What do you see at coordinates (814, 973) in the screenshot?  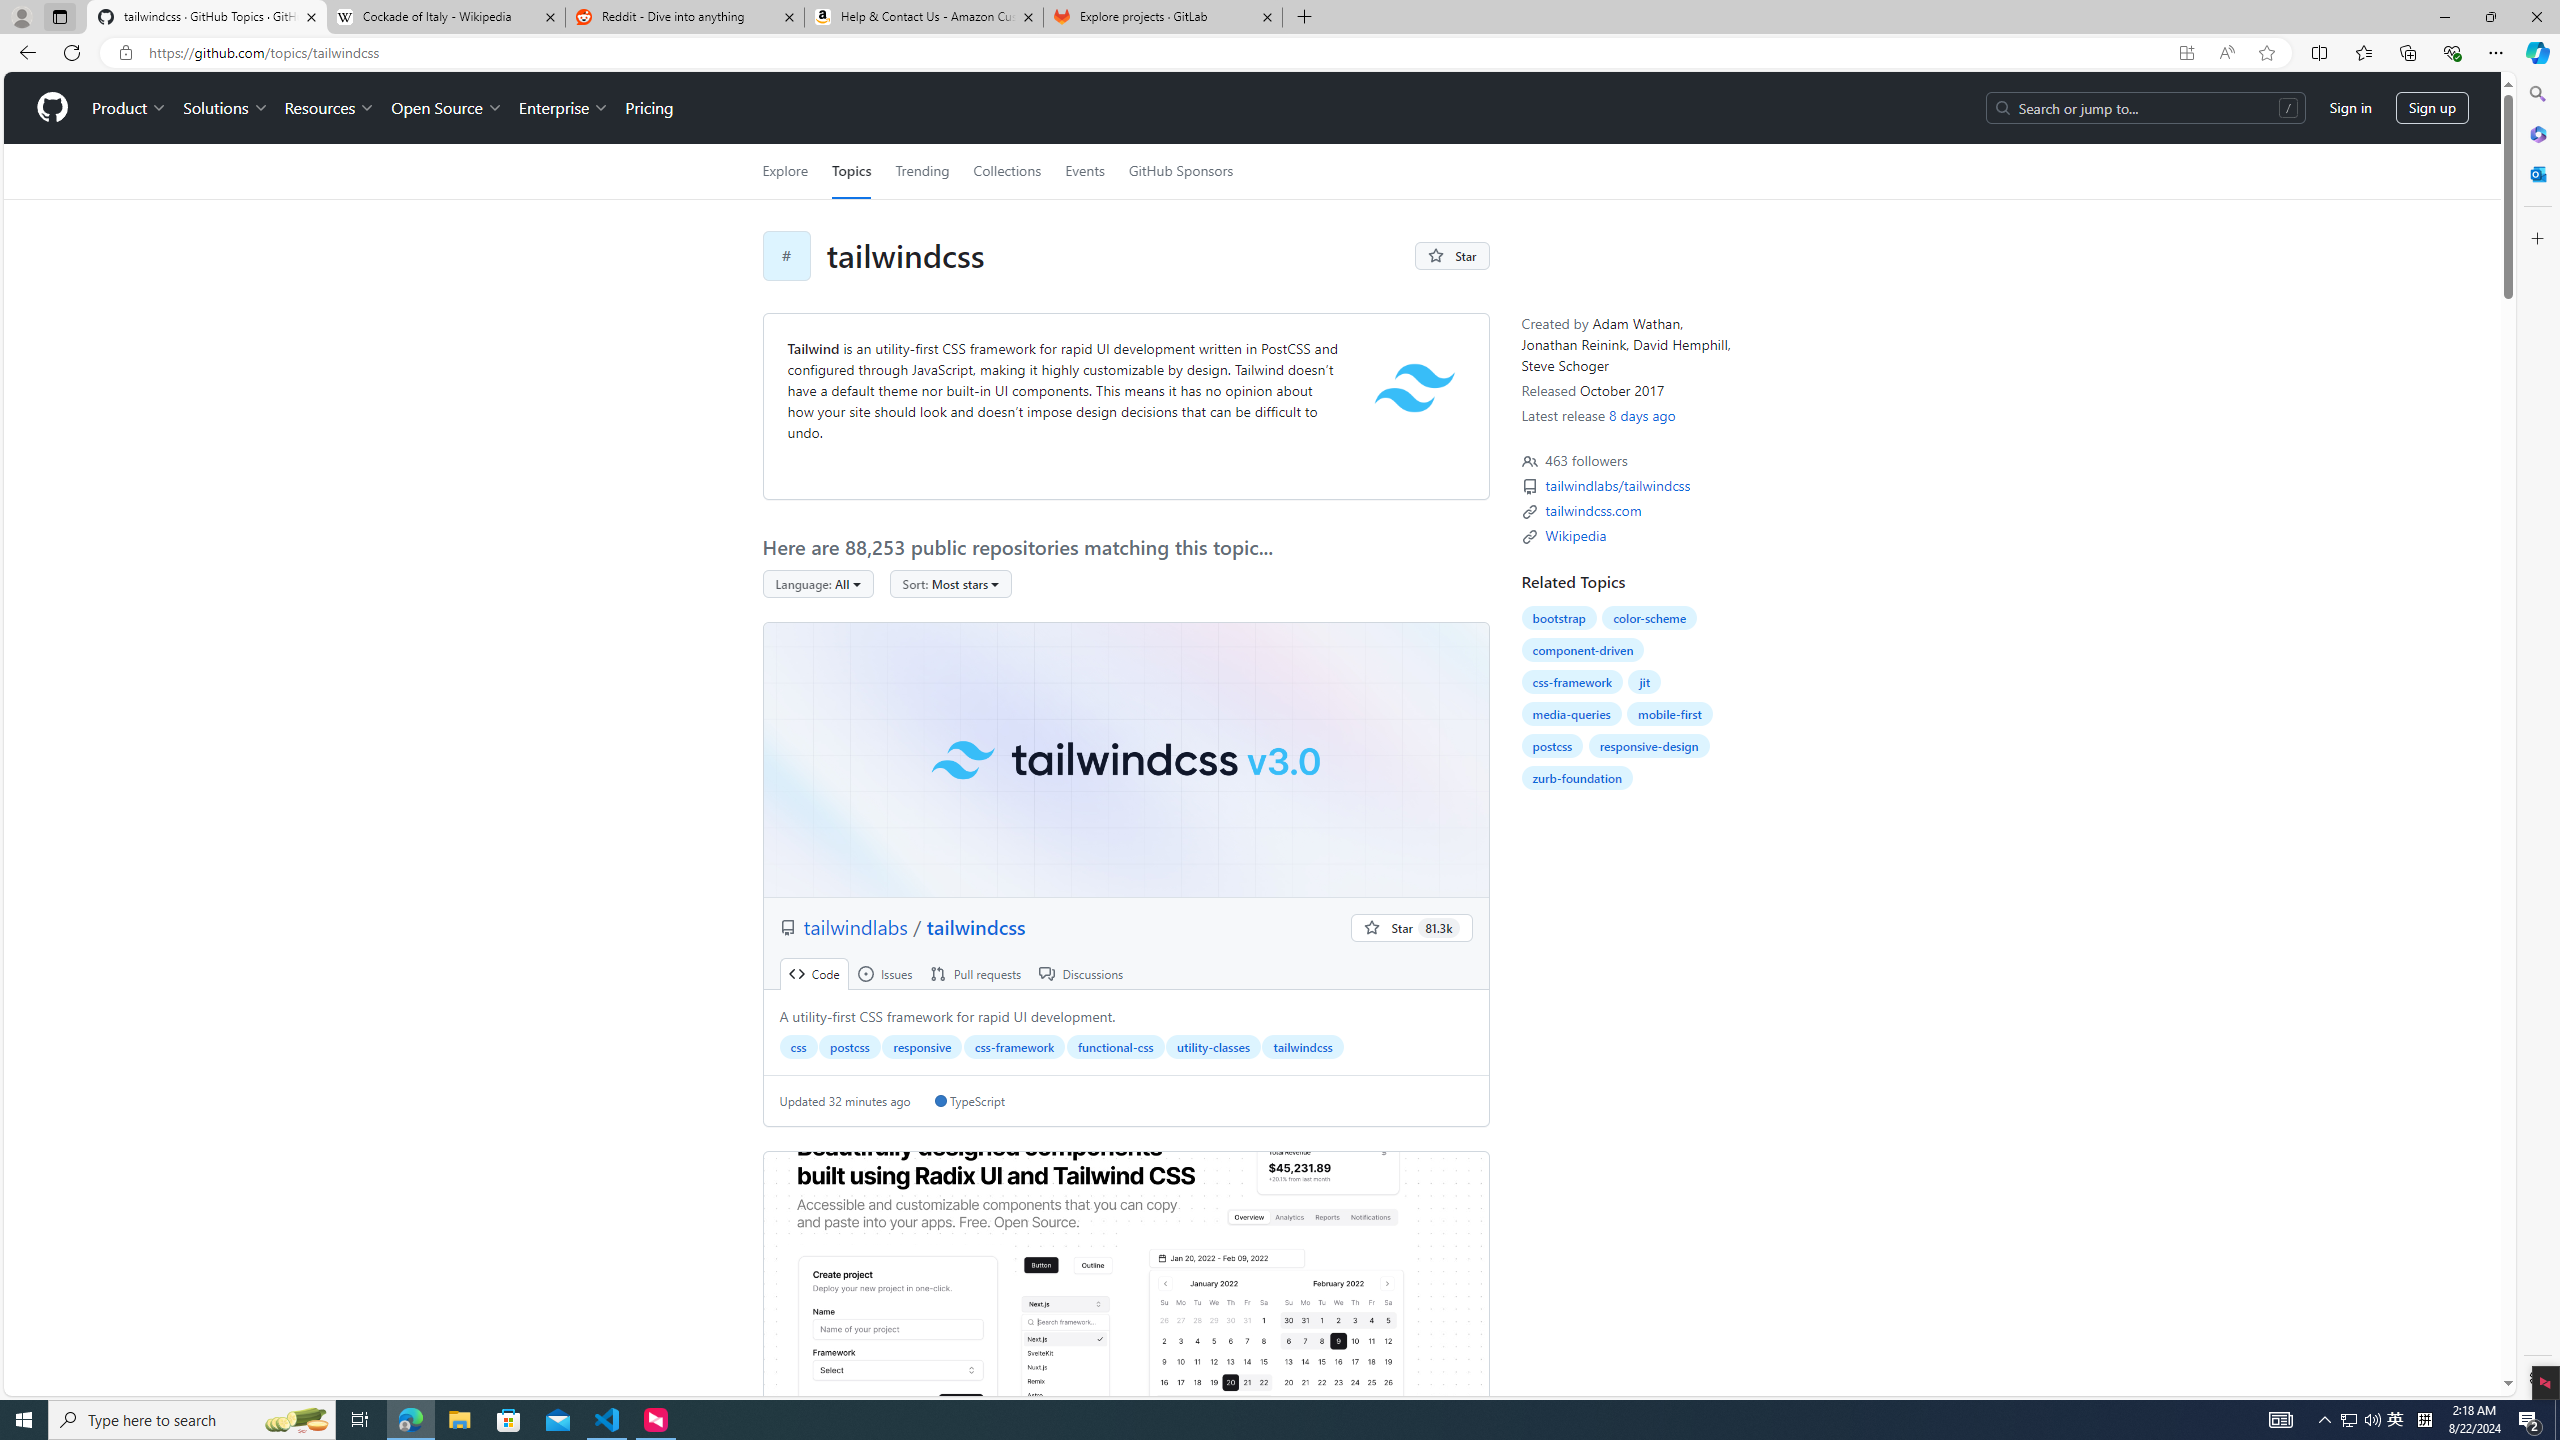 I see `' Code'` at bounding box center [814, 973].